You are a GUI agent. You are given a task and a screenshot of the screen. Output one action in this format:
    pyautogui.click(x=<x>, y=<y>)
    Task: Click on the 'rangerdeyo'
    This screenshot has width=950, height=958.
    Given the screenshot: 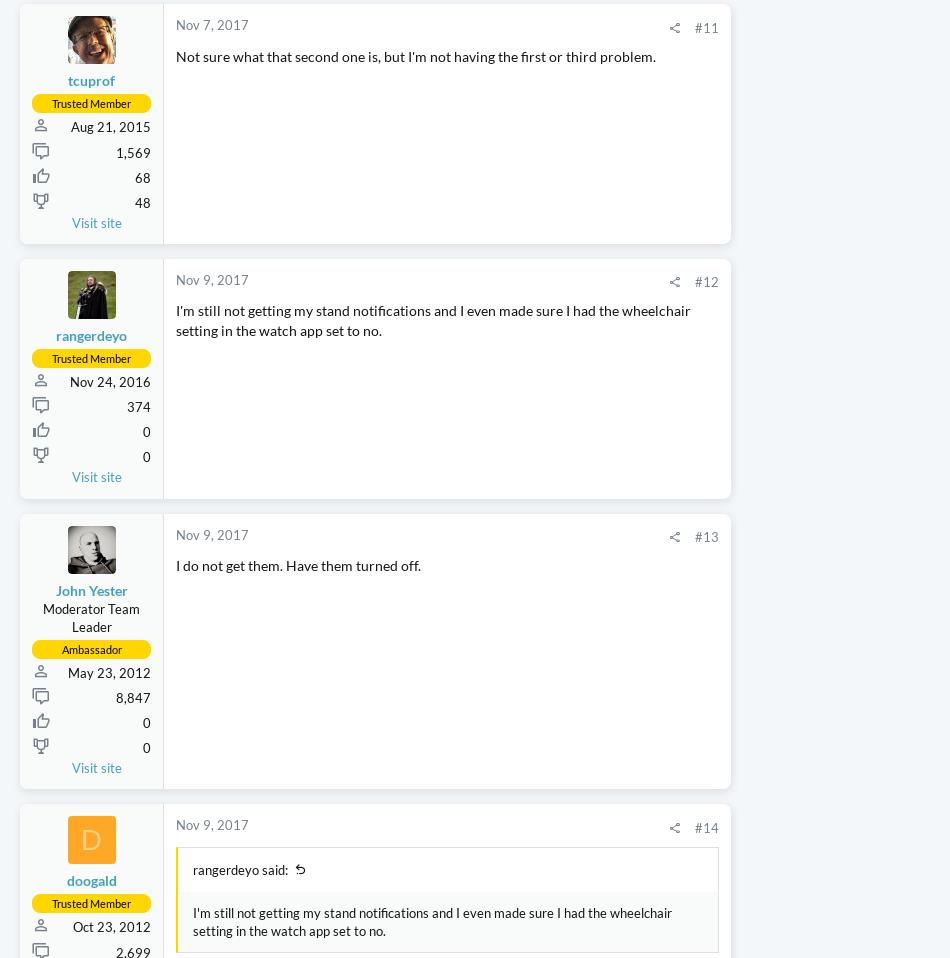 What is the action you would take?
    pyautogui.click(x=55, y=451)
    